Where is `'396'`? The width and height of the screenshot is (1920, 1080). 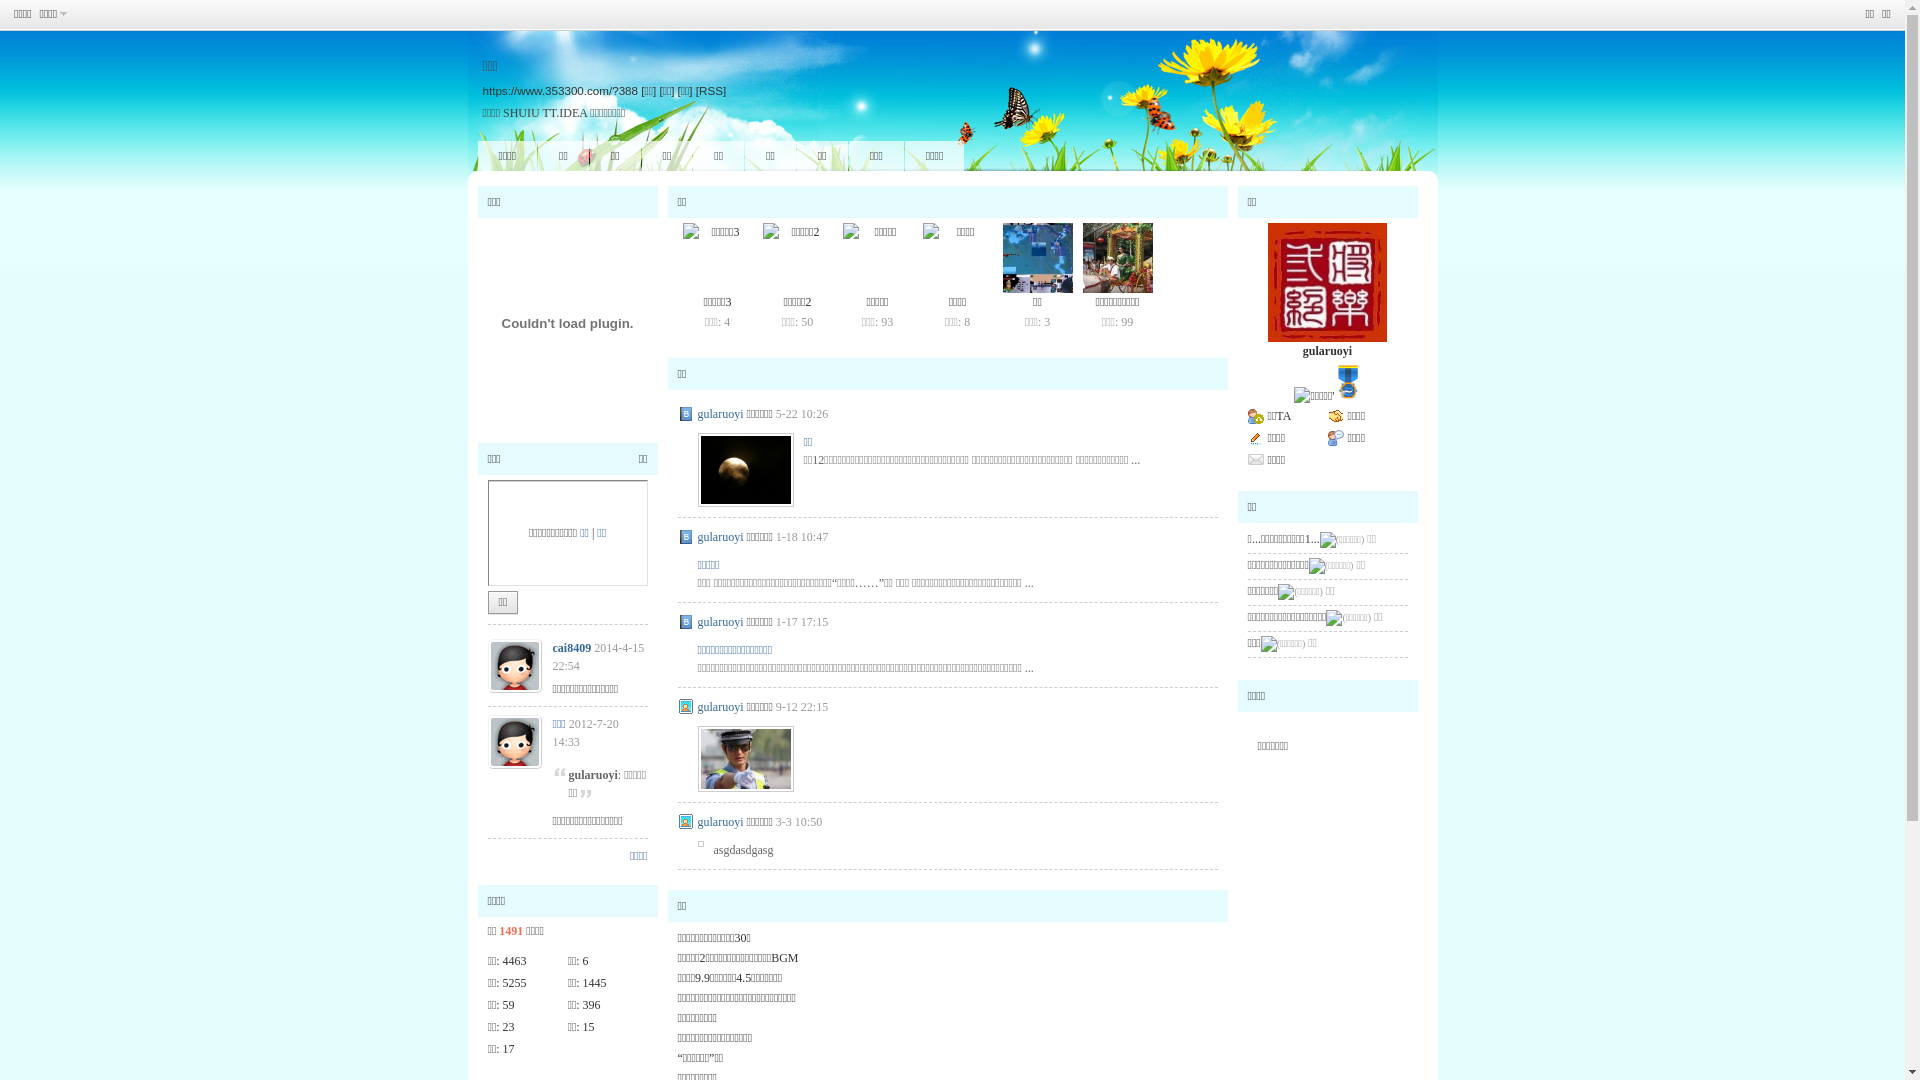
'396' is located at coordinates (590, 1005).